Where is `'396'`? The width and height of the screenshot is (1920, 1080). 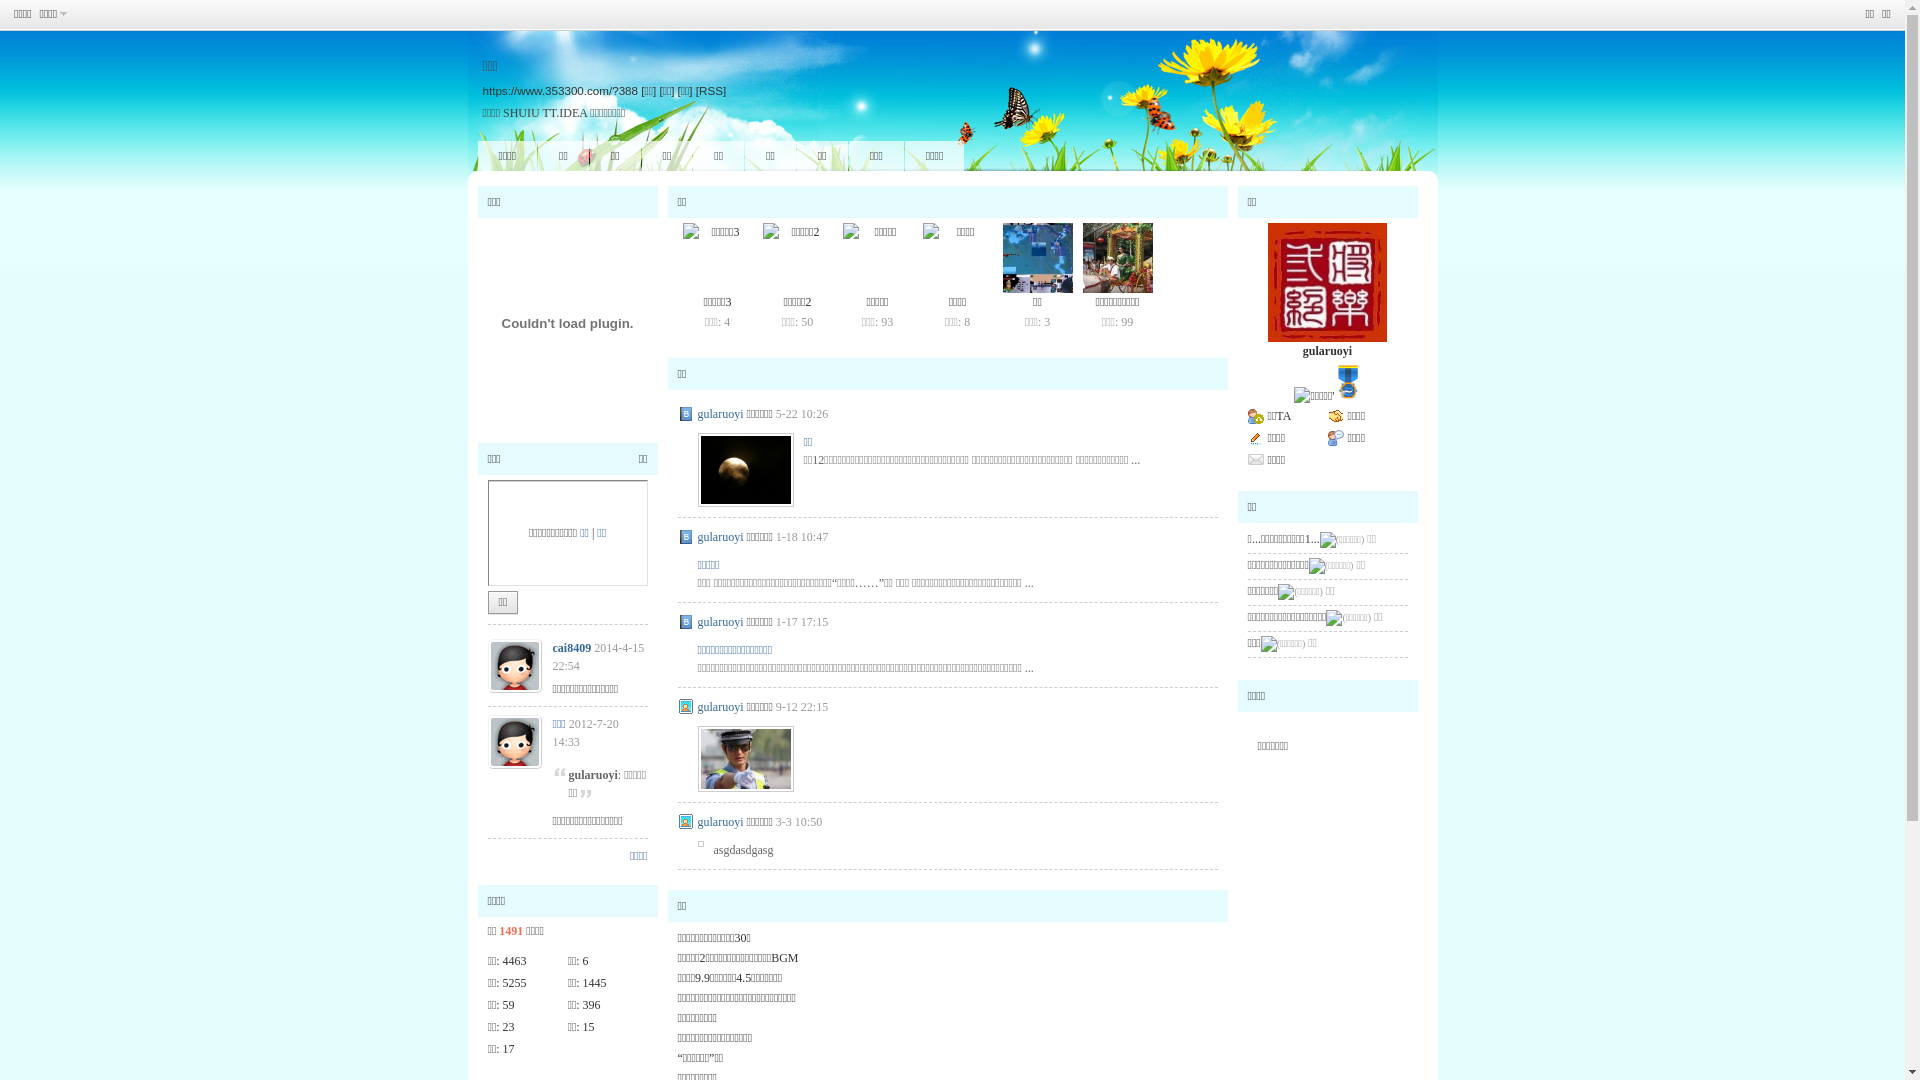
'396' is located at coordinates (590, 1005).